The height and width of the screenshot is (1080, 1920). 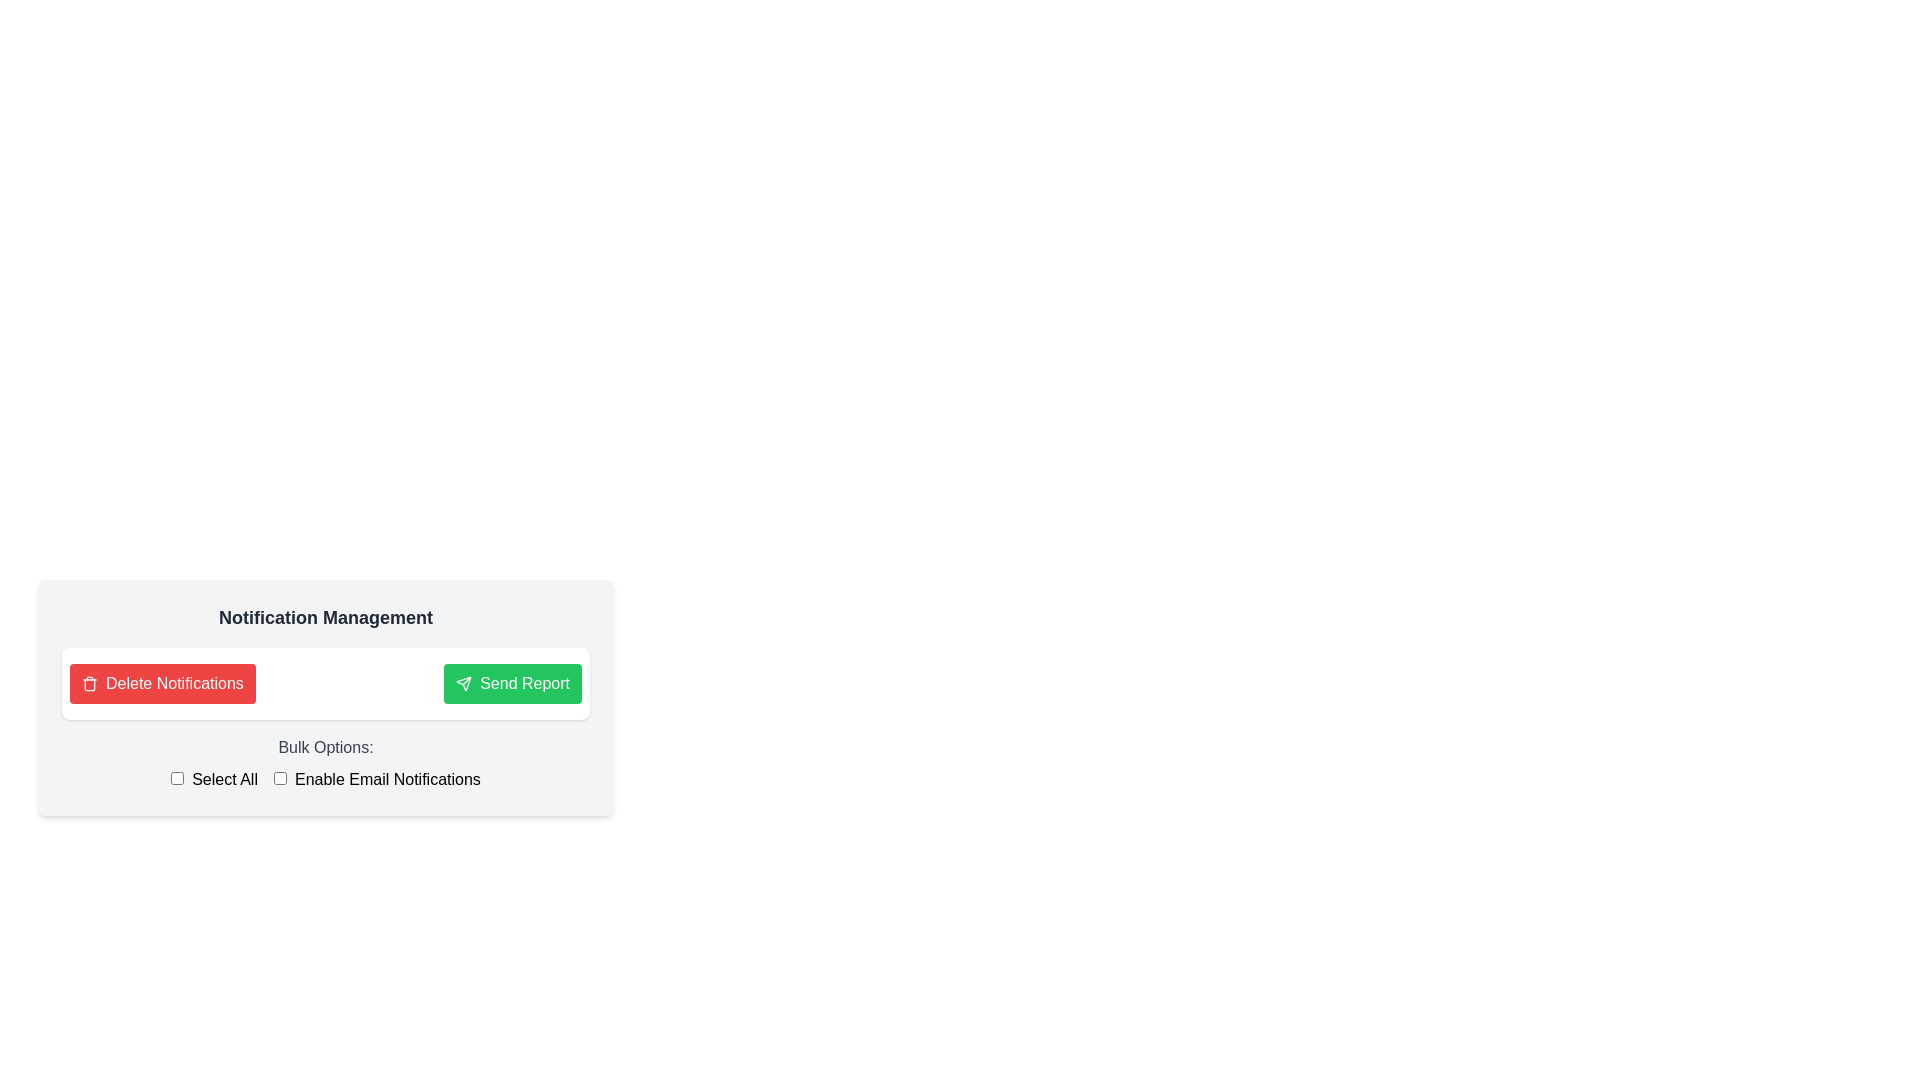 What do you see at coordinates (163, 682) in the screenshot?
I see `the delete notifications button located on the left side of the button group under 'Notification Management'` at bounding box center [163, 682].